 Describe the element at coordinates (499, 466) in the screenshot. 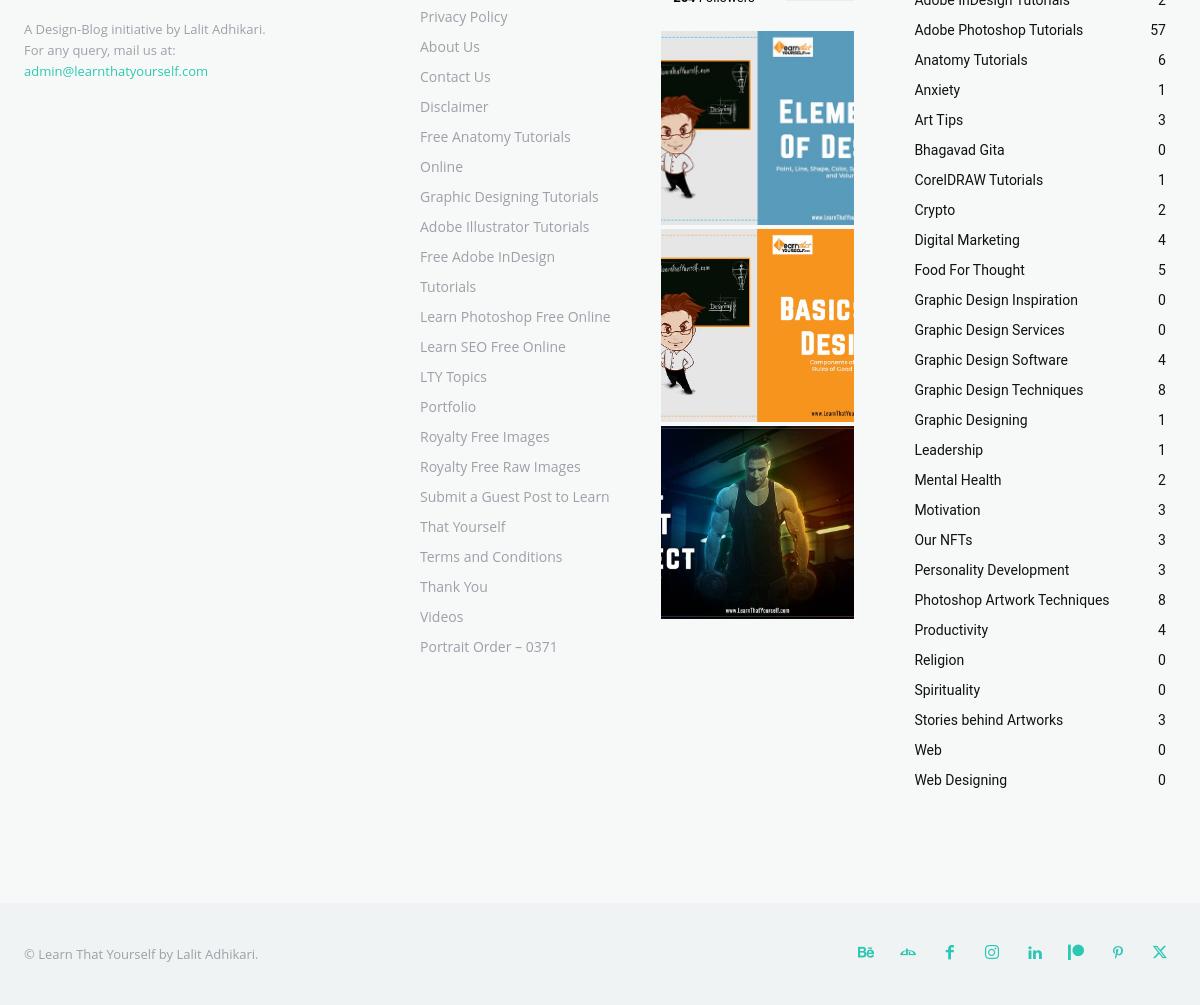

I see `'Royalty Free Raw Images'` at that location.